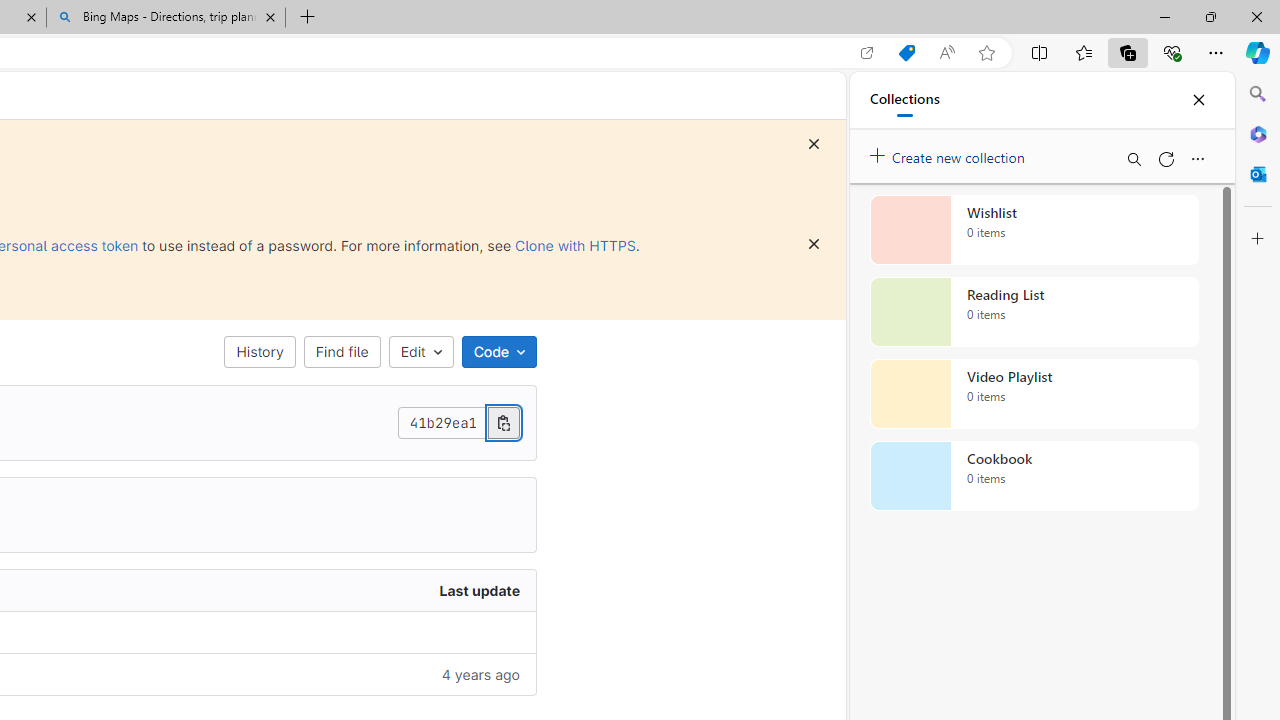 This screenshot has height=720, width=1280. Describe the element at coordinates (867, 52) in the screenshot. I see `'Open in app'` at that location.